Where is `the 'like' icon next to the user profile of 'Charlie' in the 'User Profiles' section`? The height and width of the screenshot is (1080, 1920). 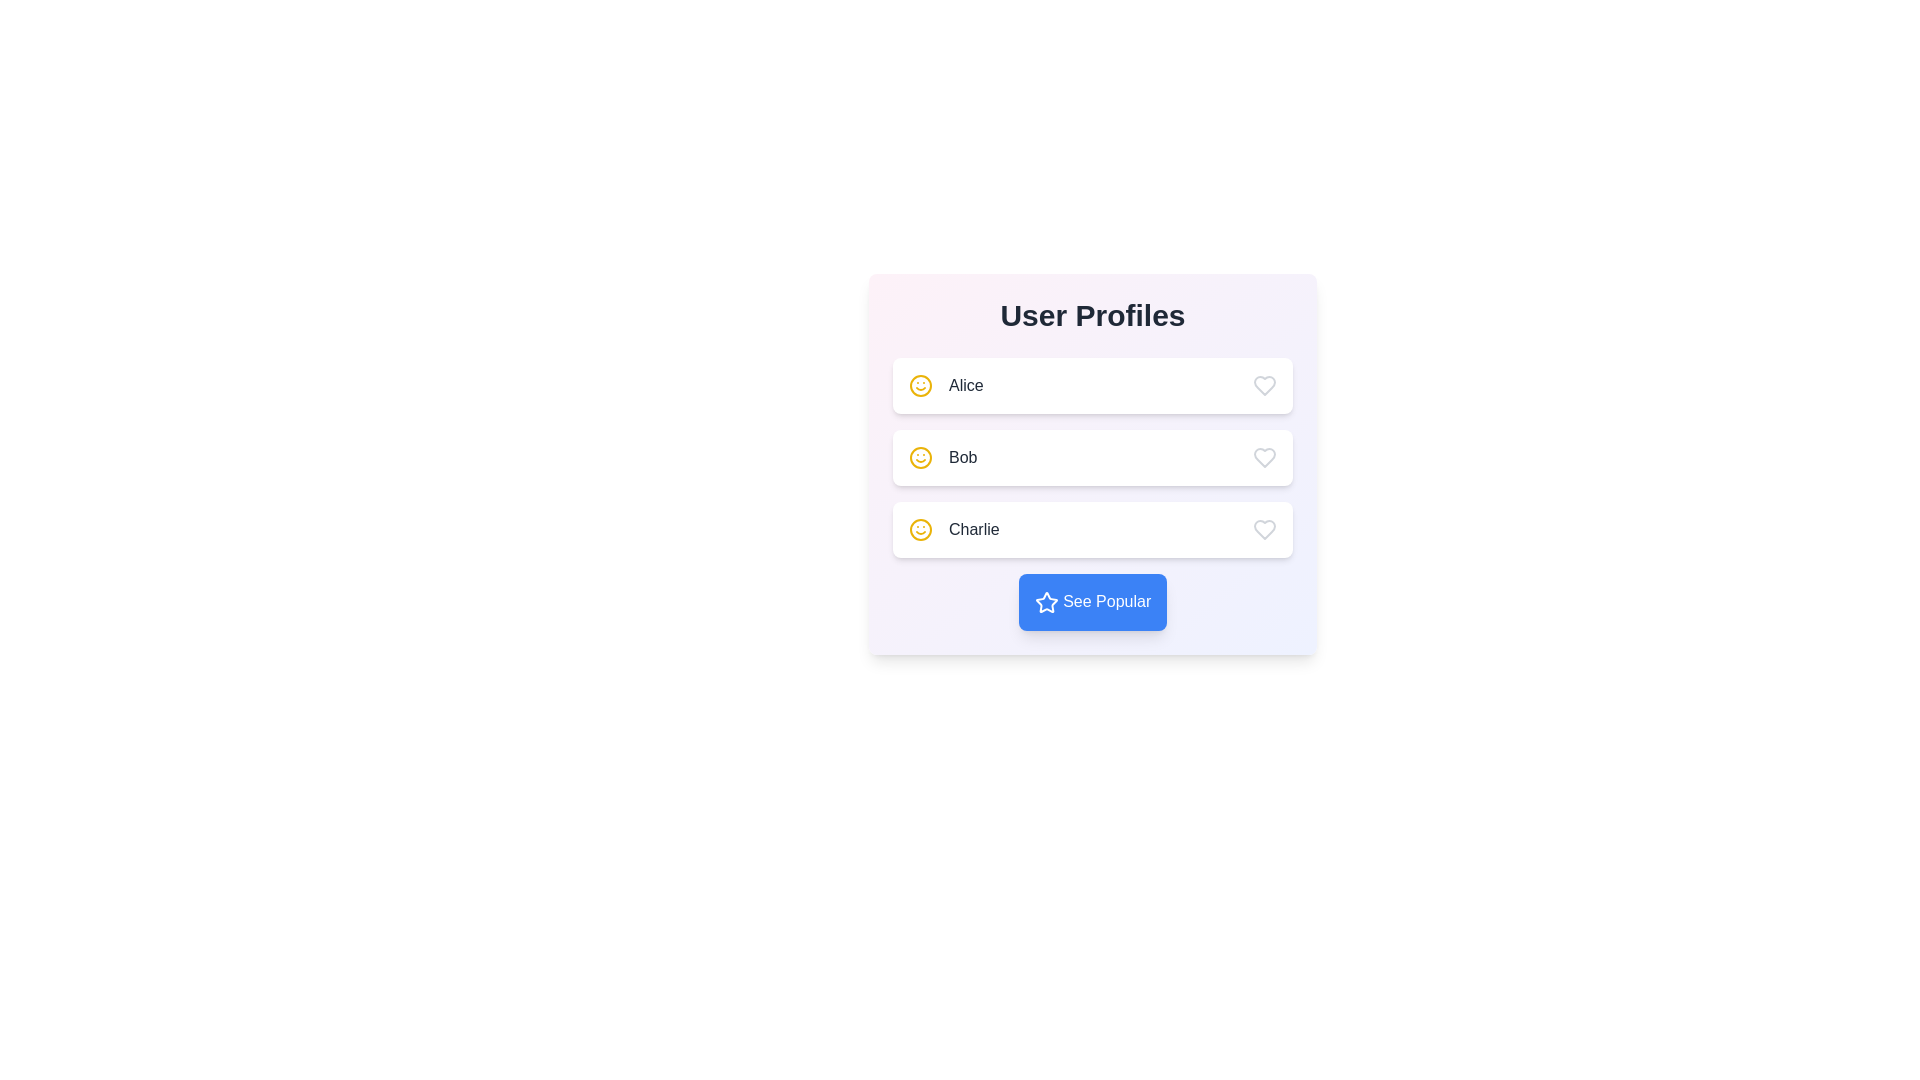
the 'like' icon next to the user profile of 'Charlie' in the 'User Profiles' section is located at coordinates (1264, 528).